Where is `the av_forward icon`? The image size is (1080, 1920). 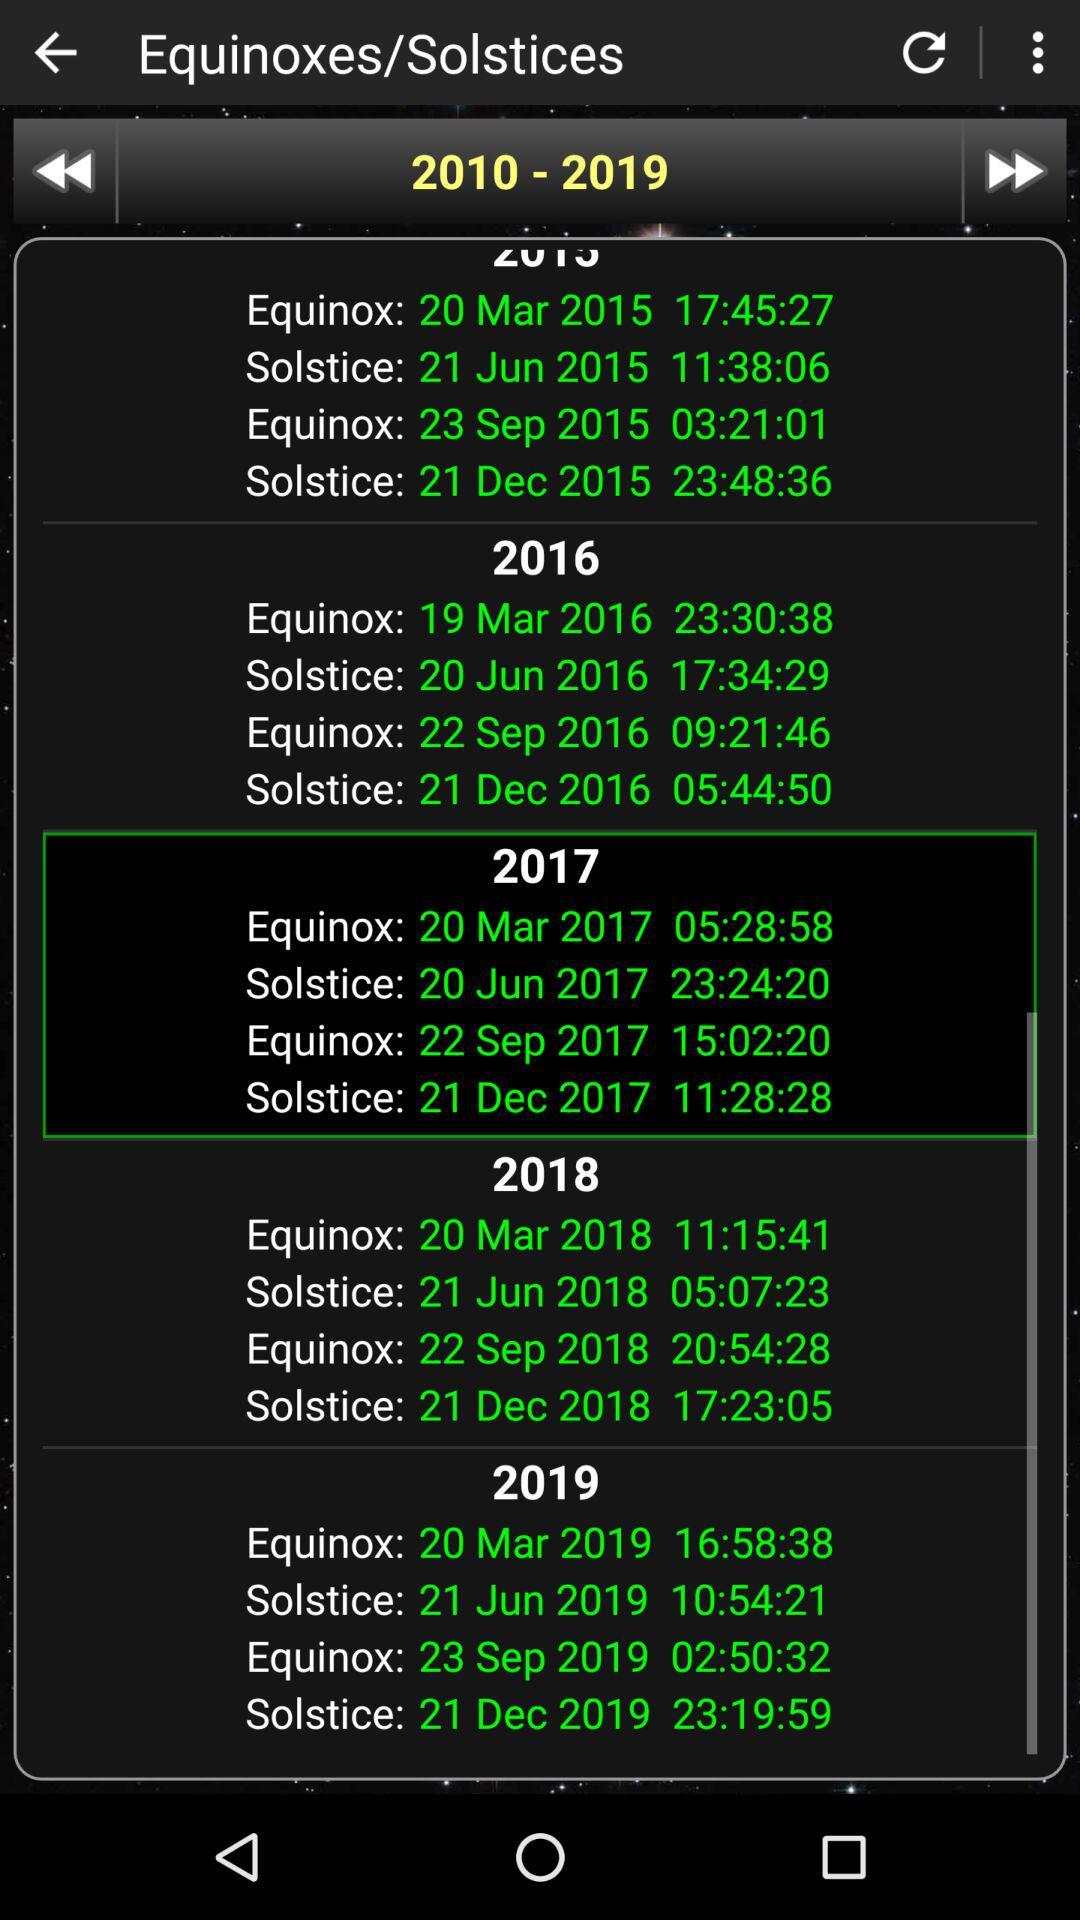
the av_forward icon is located at coordinates (1015, 171).